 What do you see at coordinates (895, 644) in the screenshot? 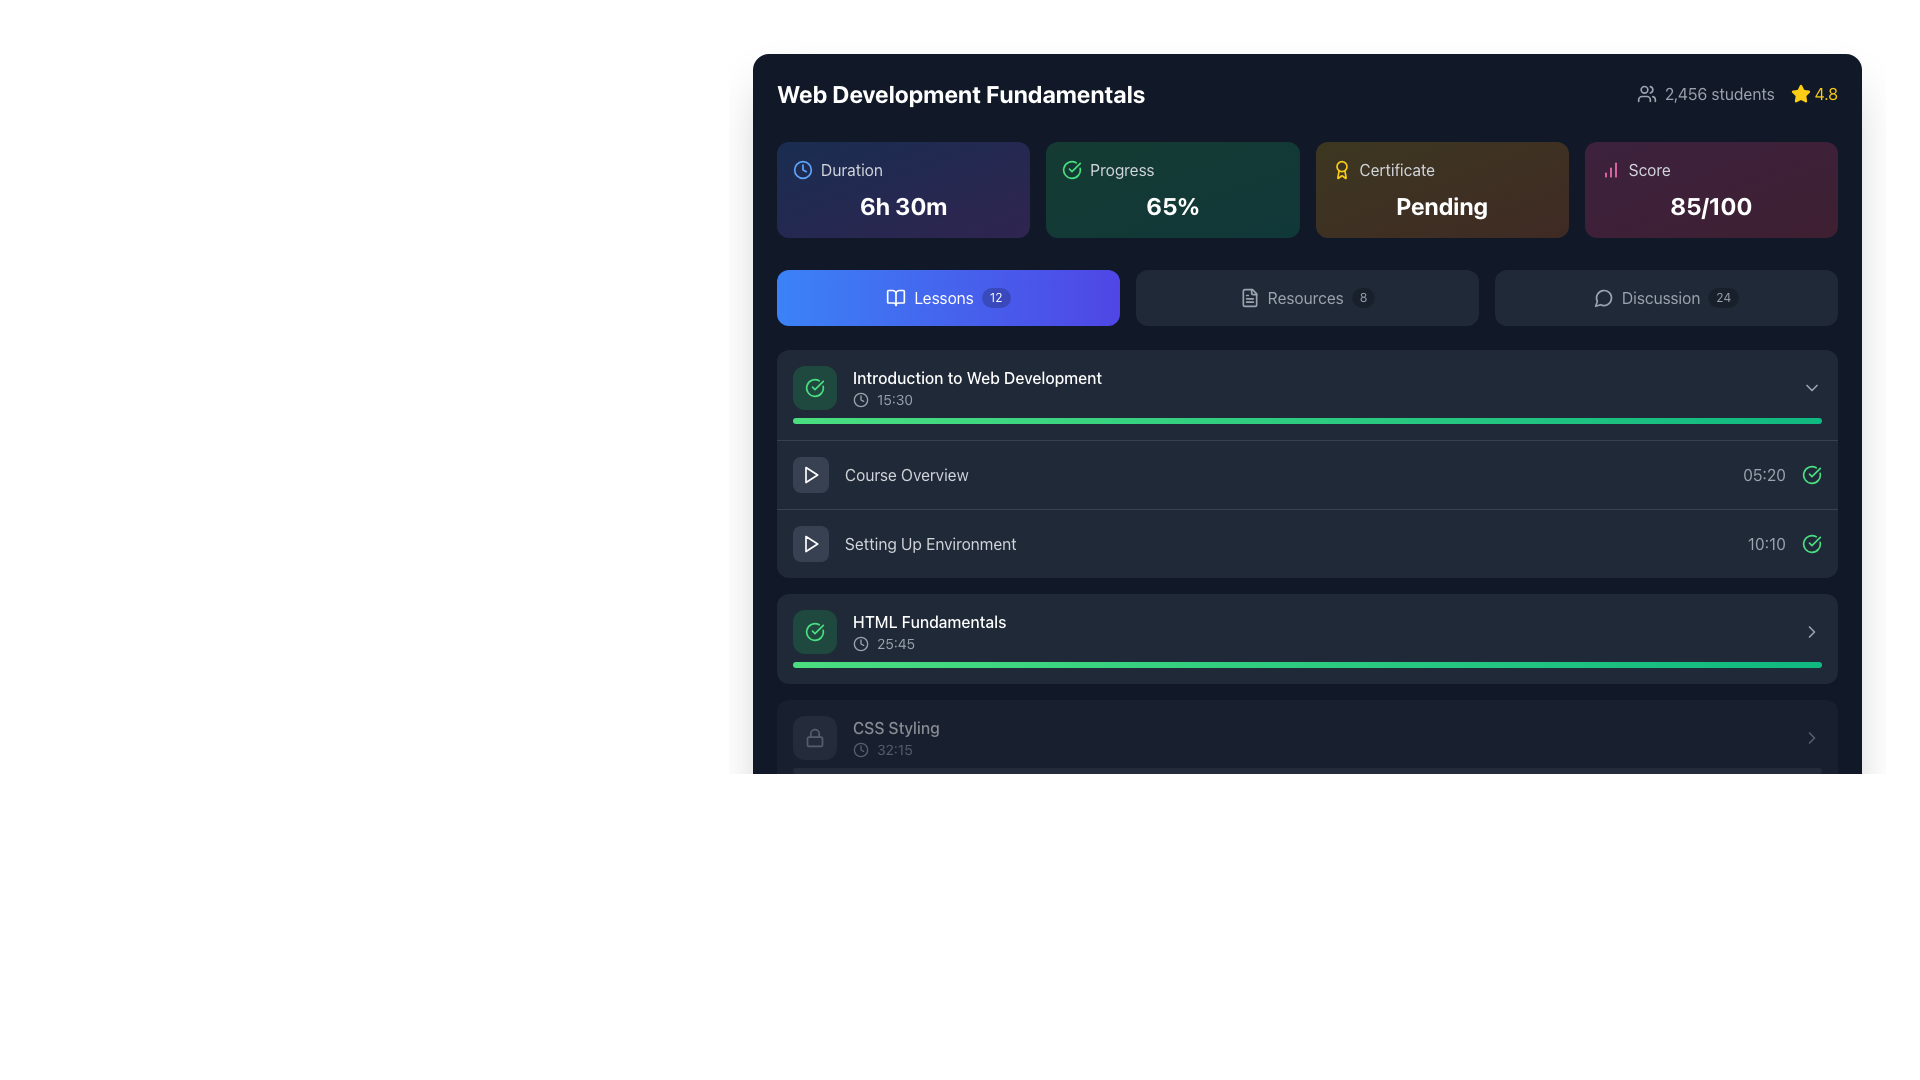
I see `the text label displaying '25:45', which is located to the right of the clock icon in the 'HTML Fundamentals' lesson item, indicating a duration or time` at bounding box center [895, 644].